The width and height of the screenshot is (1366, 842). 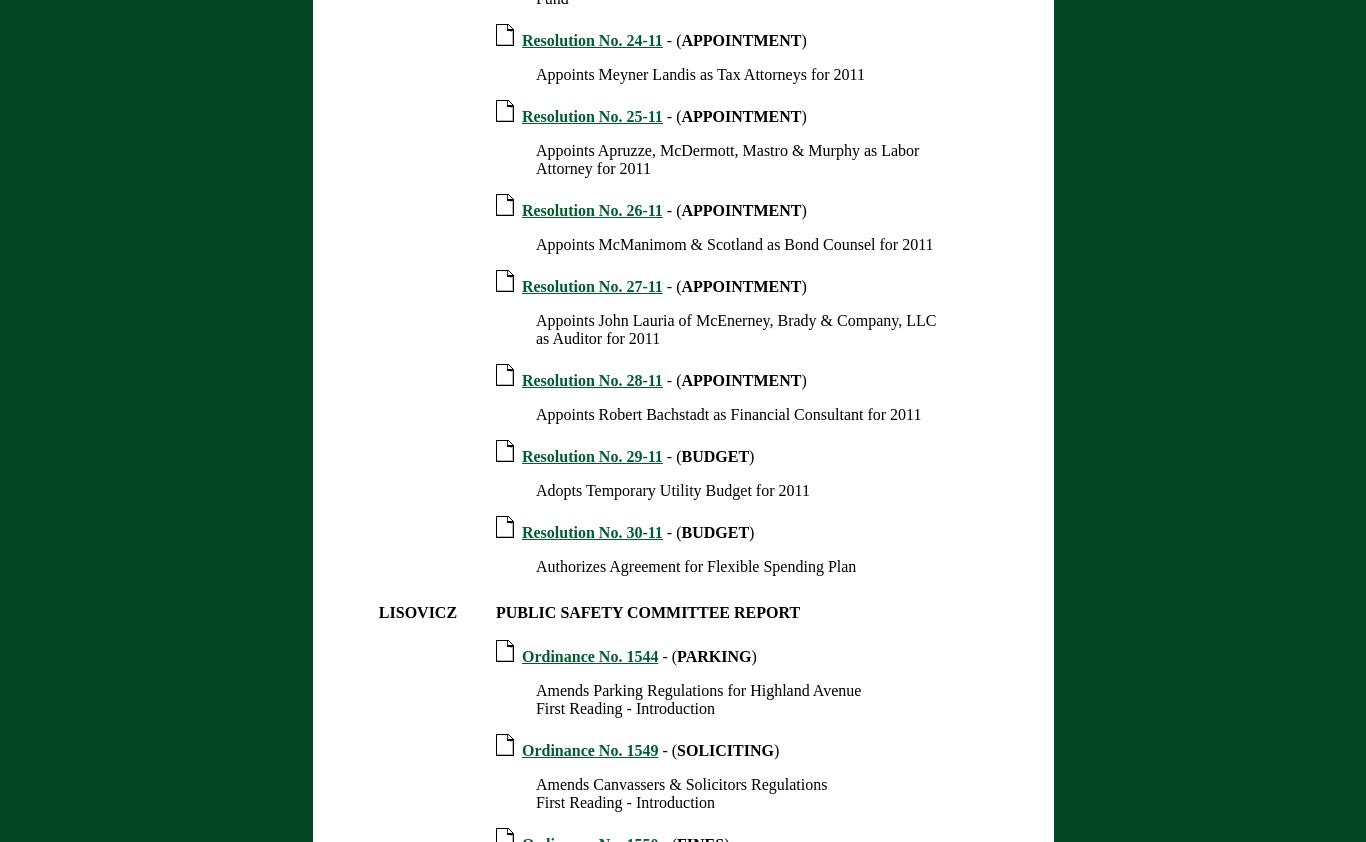 I want to click on 'Appoints John Lauria of McEnerney, Brady & Company, LLC as Auditor for  2011', so click(x=735, y=329).